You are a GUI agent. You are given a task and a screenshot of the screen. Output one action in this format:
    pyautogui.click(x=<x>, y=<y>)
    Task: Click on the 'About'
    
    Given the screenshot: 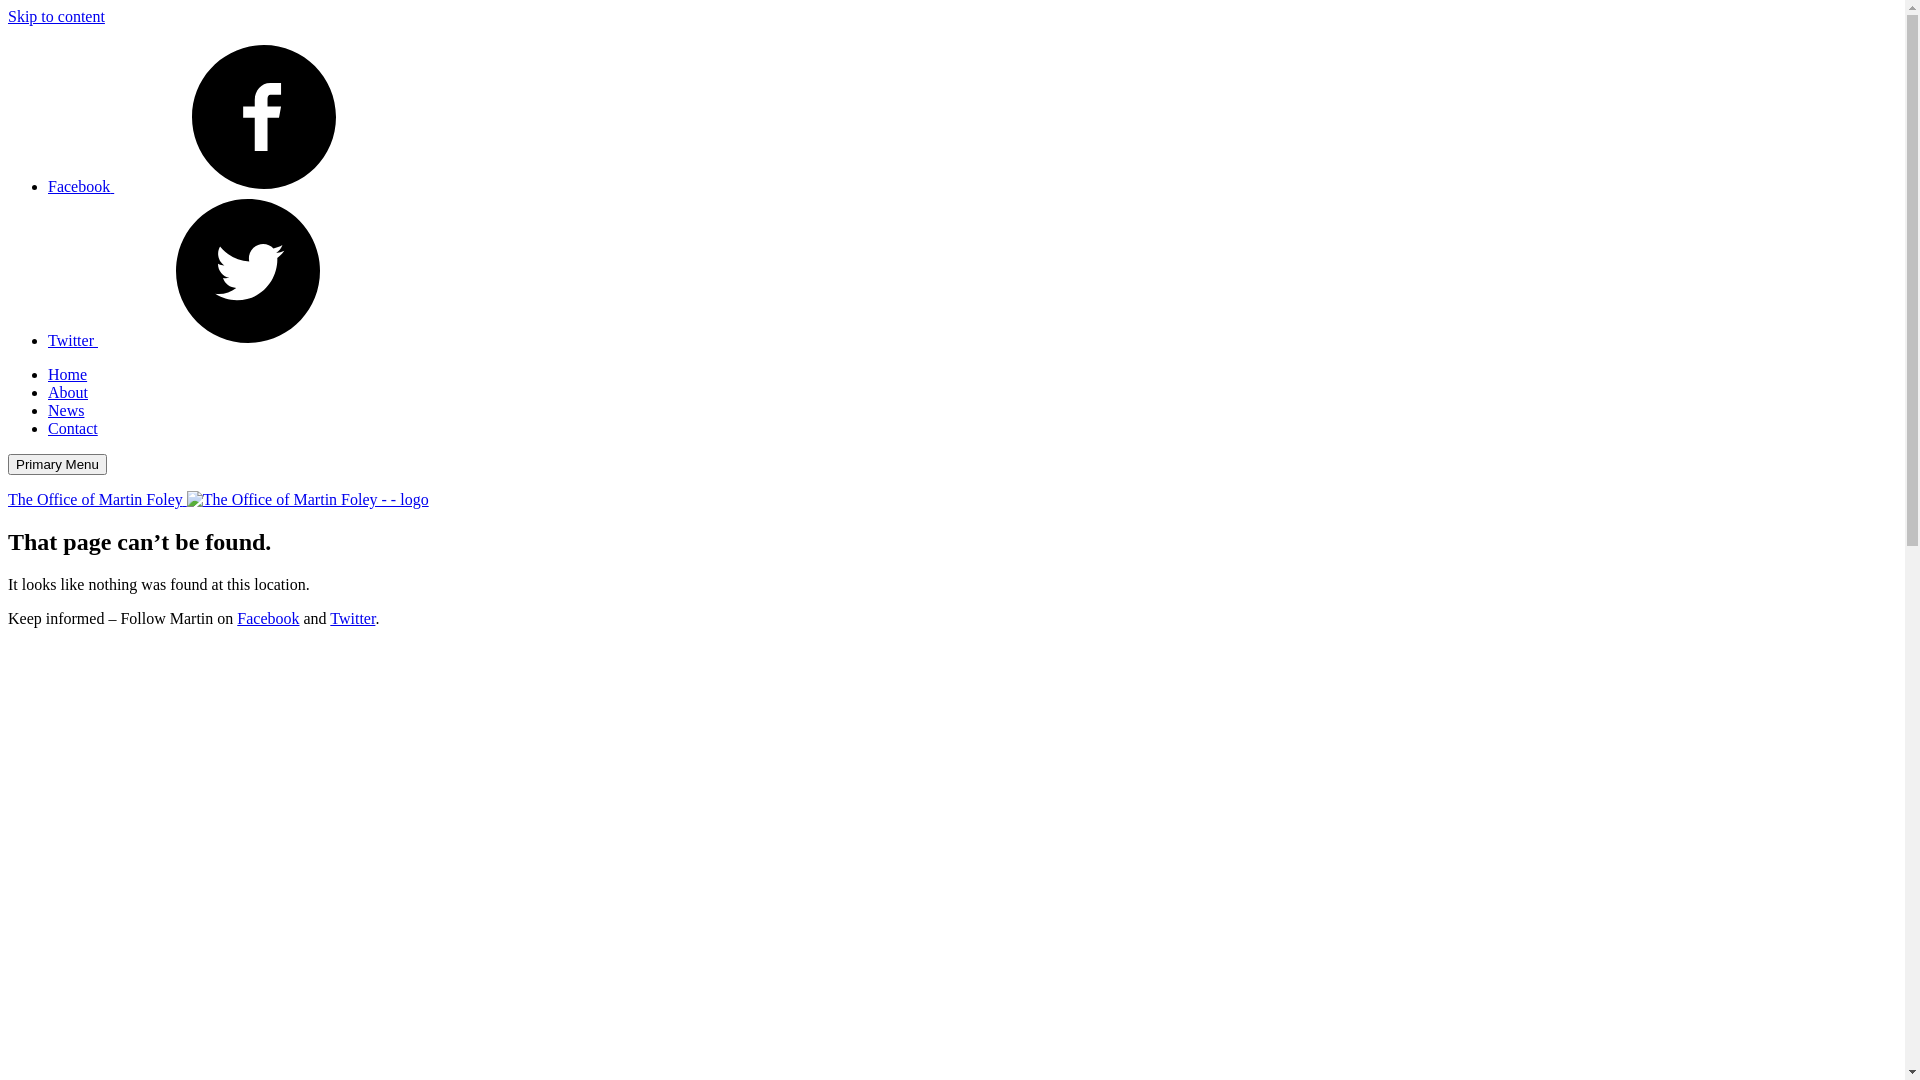 What is the action you would take?
    pyautogui.click(x=67, y=392)
    